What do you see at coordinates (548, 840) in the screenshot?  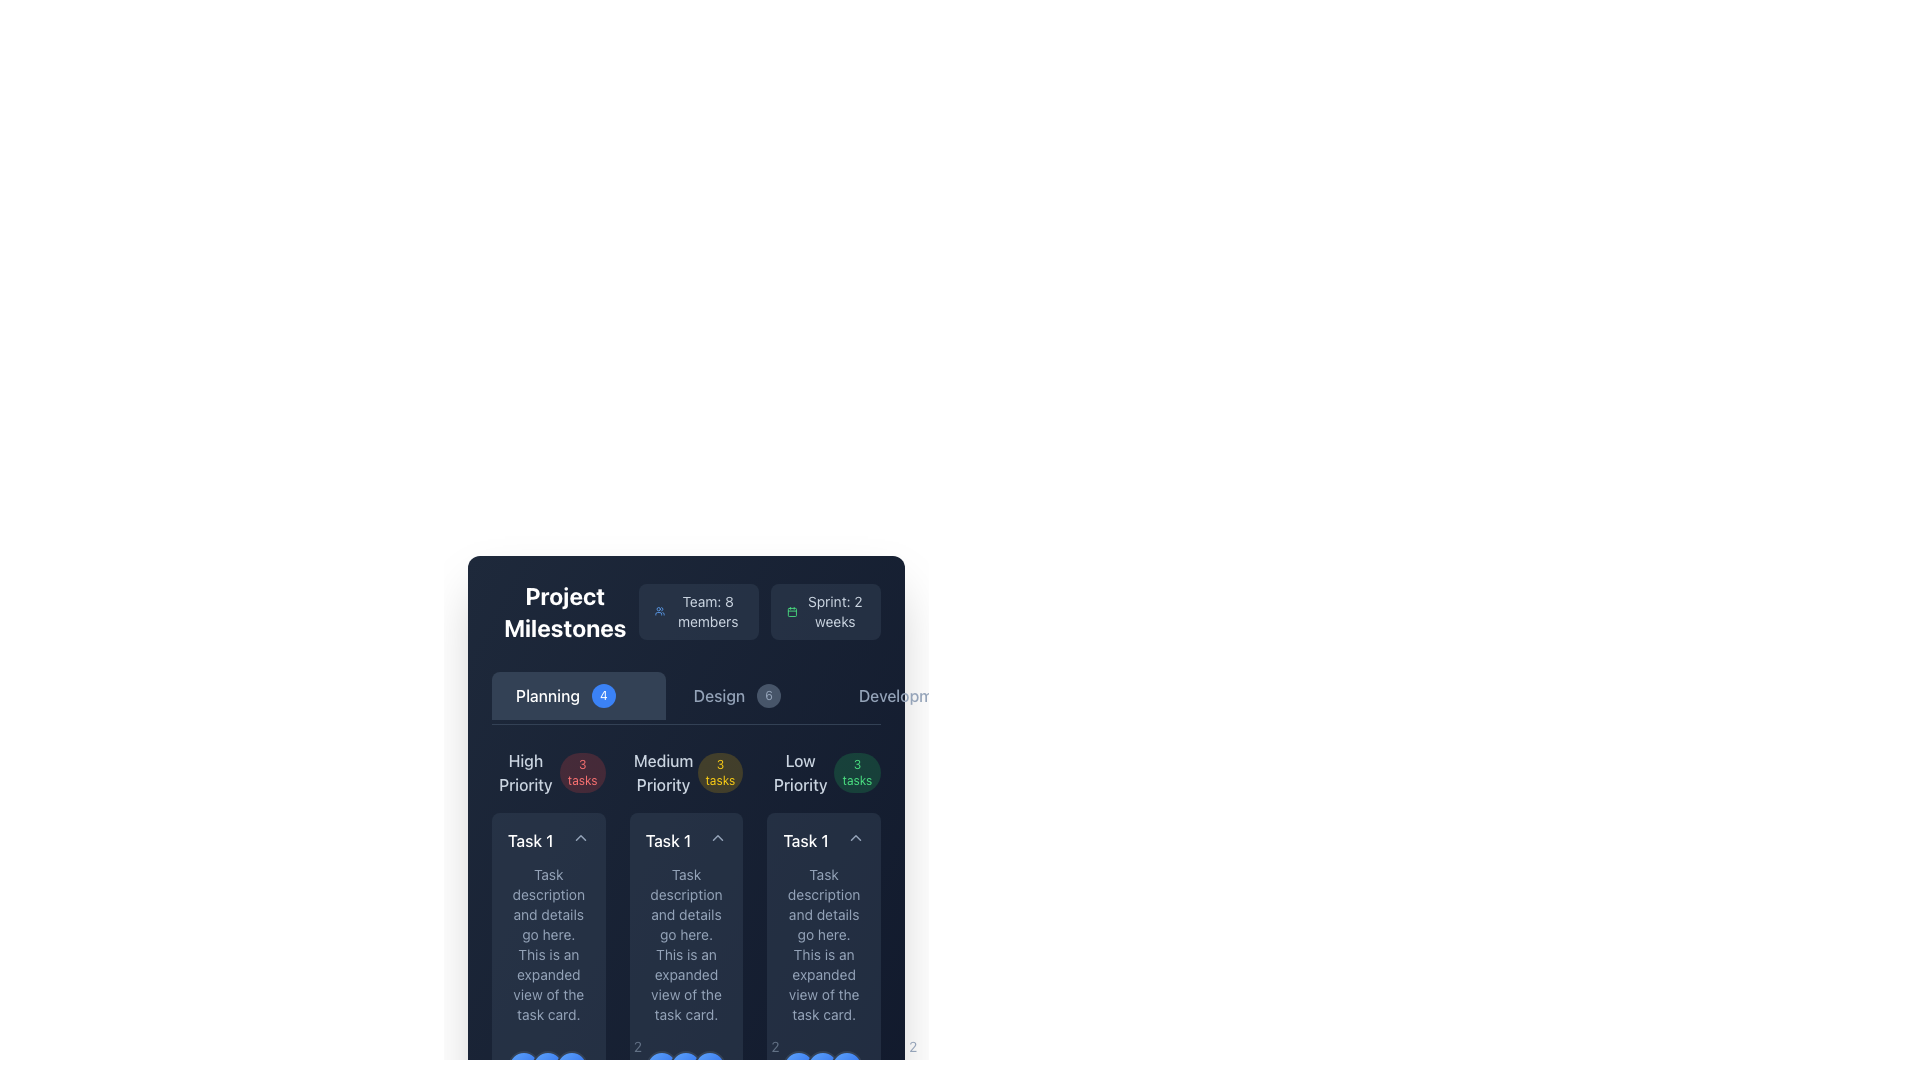 I see `the text label displaying 'Task 1'` at bounding box center [548, 840].